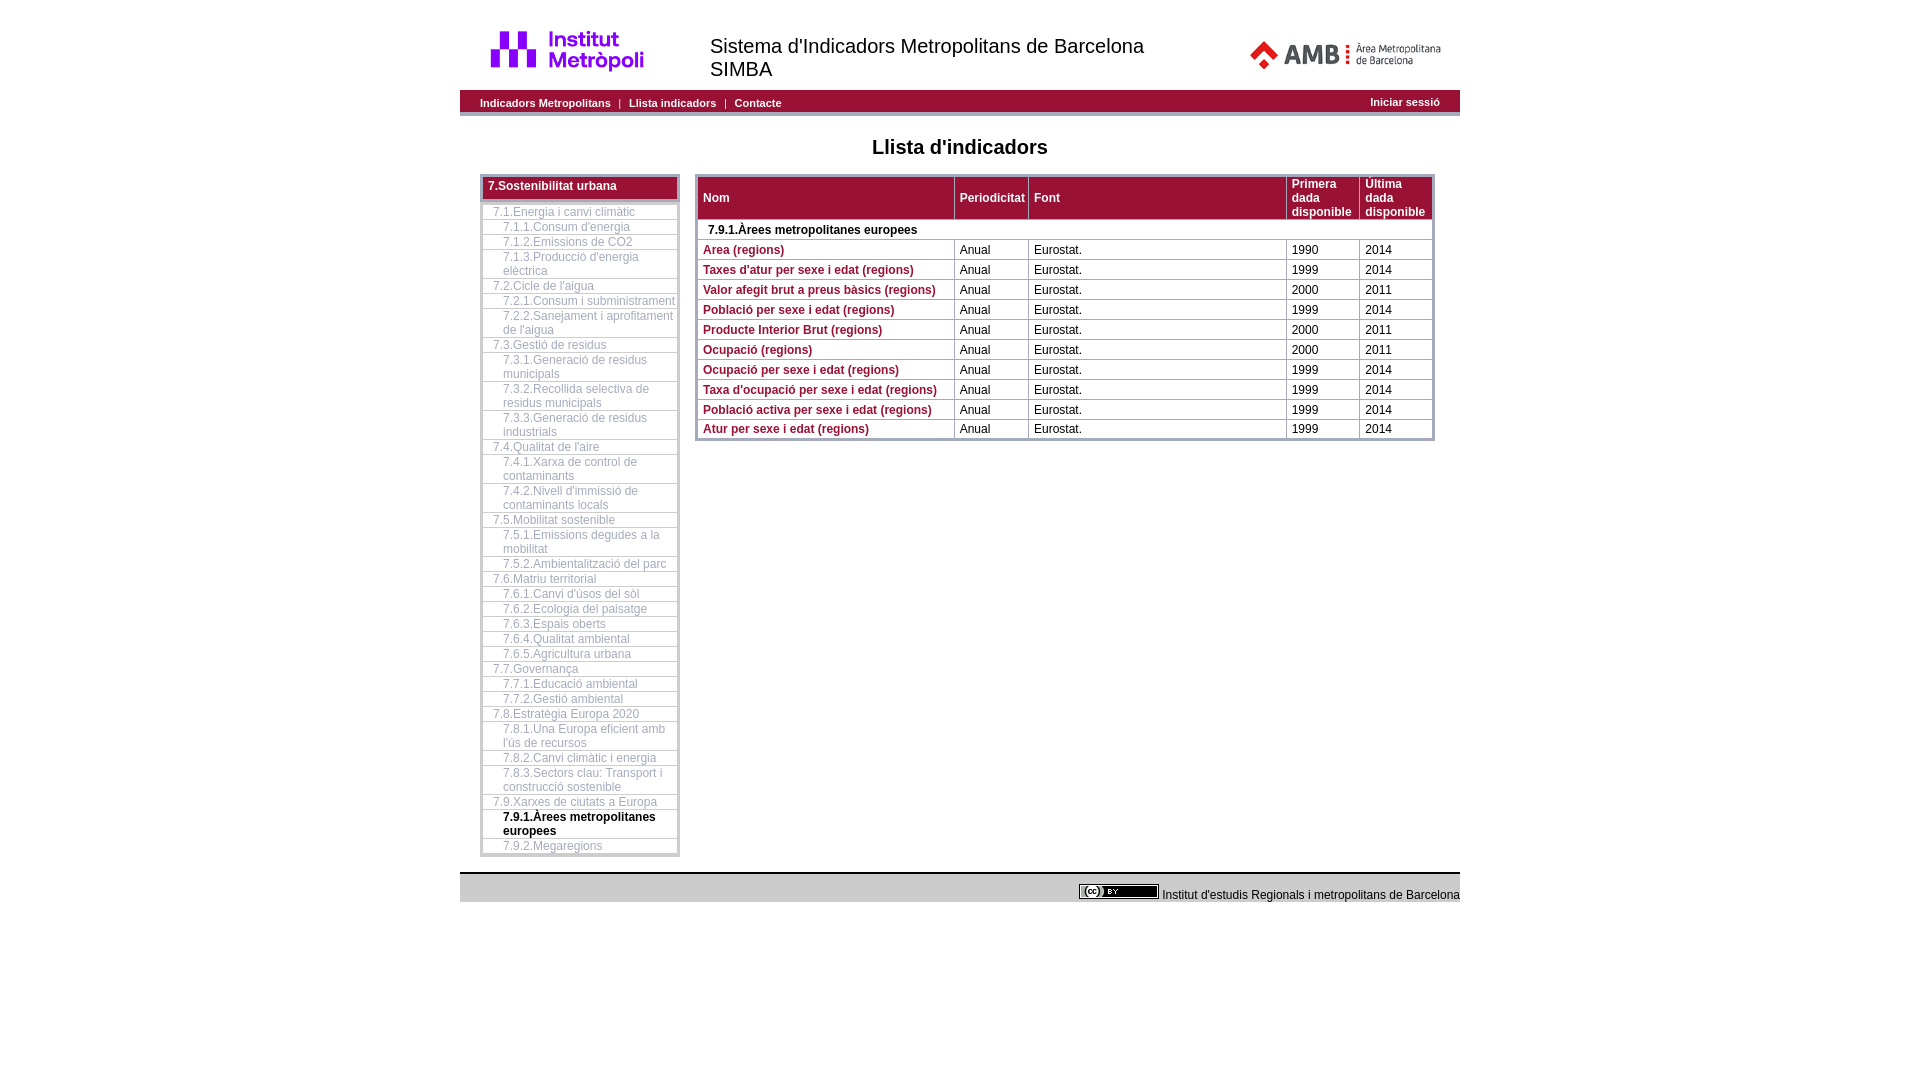 Image resolution: width=1920 pixels, height=1080 pixels. What do you see at coordinates (587, 322) in the screenshot?
I see `'7.2.2.Sanejament i aprofitament de l'aigua'` at bounding box center [587, 322].